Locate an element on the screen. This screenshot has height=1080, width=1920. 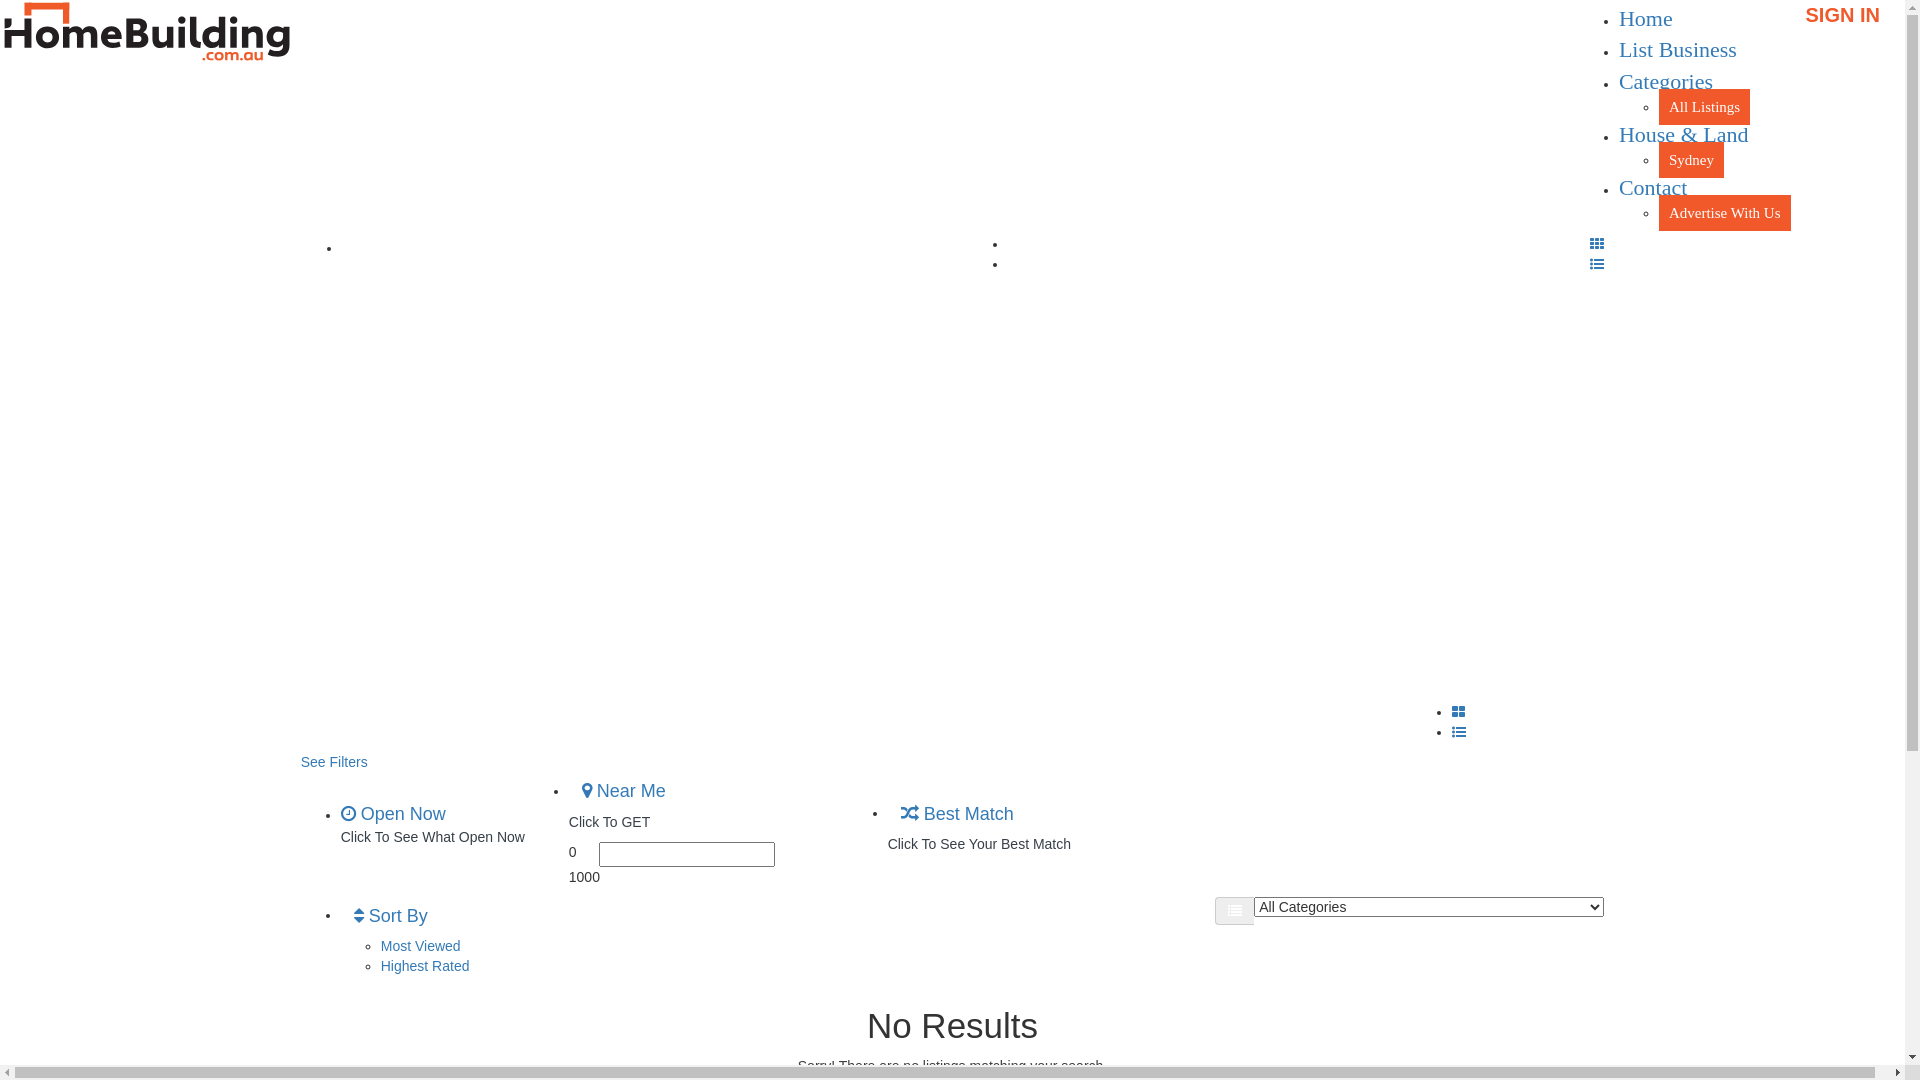
'Highest Rated' is located at coordinates (424, 964).